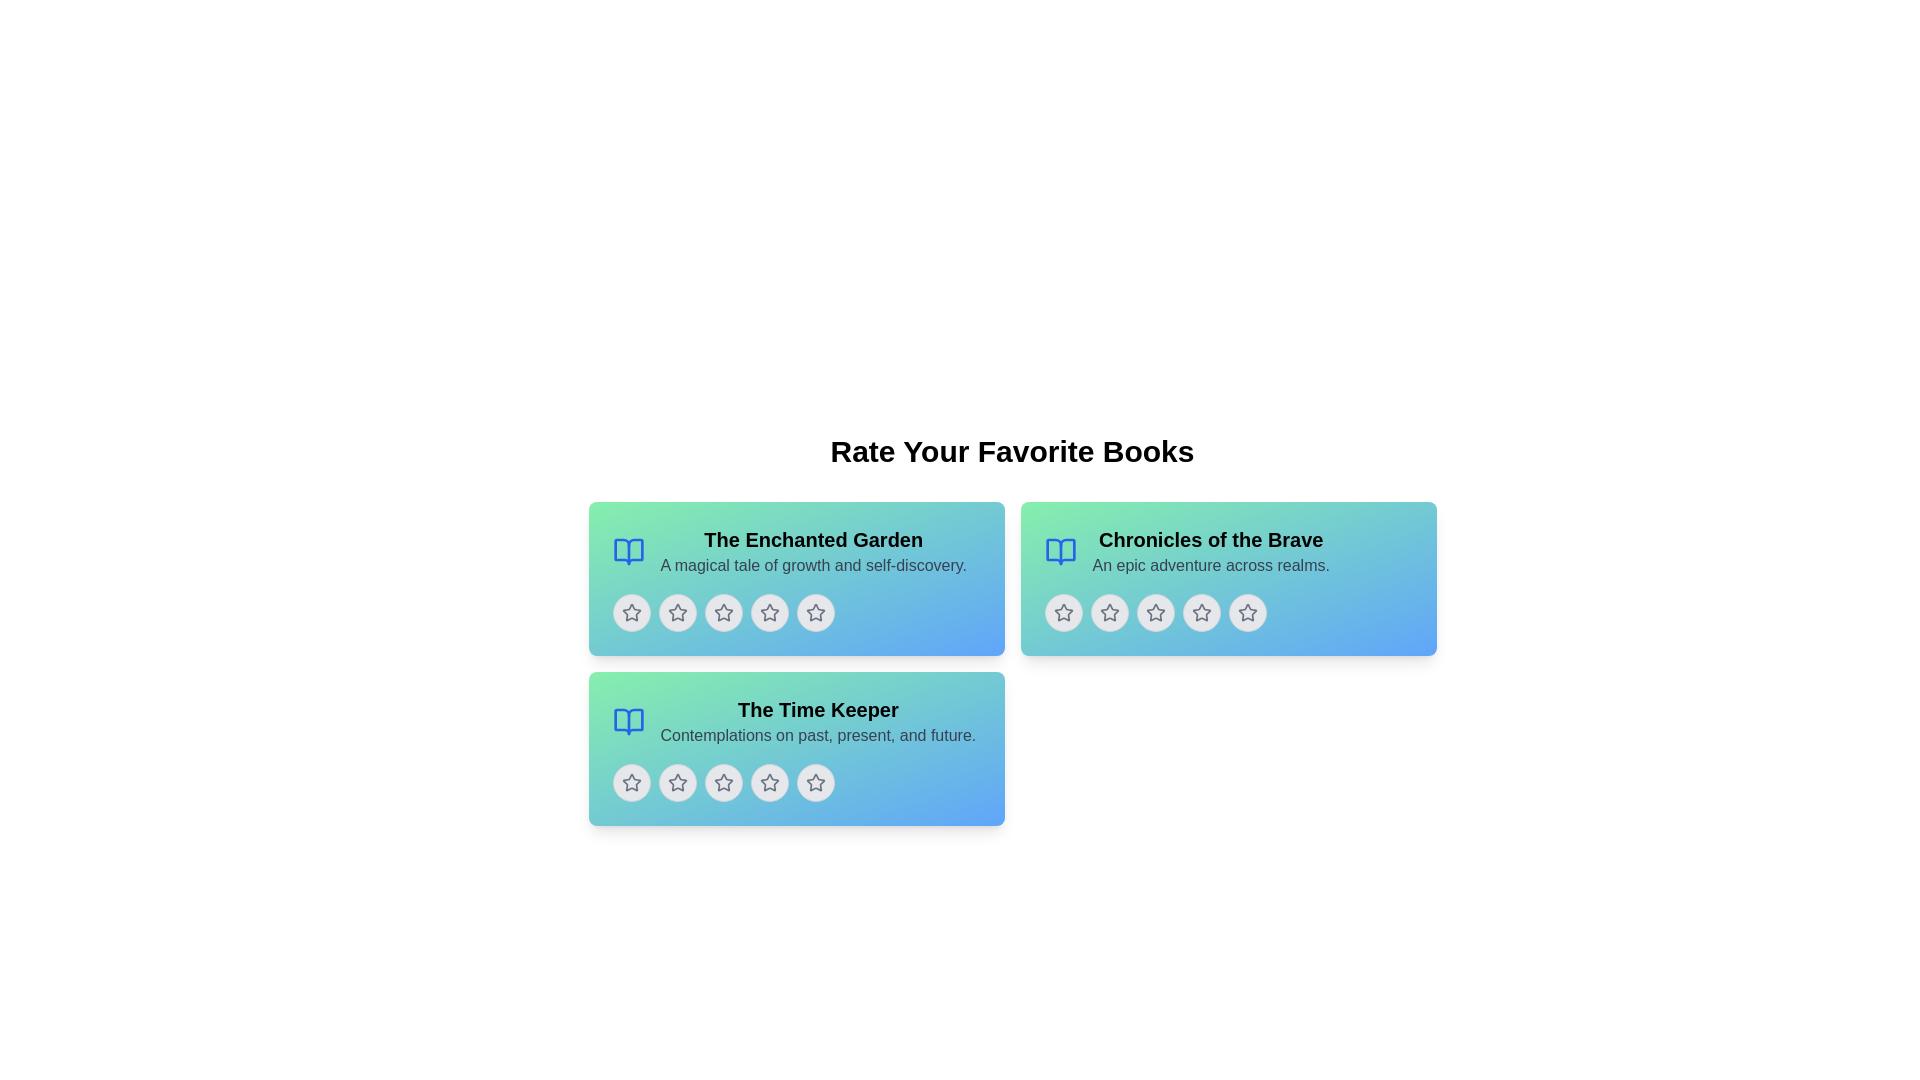 The height and width of the screenshot is (1080, 1920). Describe the element at coordinates (1155, 612) in the screenshot. I see `the third star button` at that location.